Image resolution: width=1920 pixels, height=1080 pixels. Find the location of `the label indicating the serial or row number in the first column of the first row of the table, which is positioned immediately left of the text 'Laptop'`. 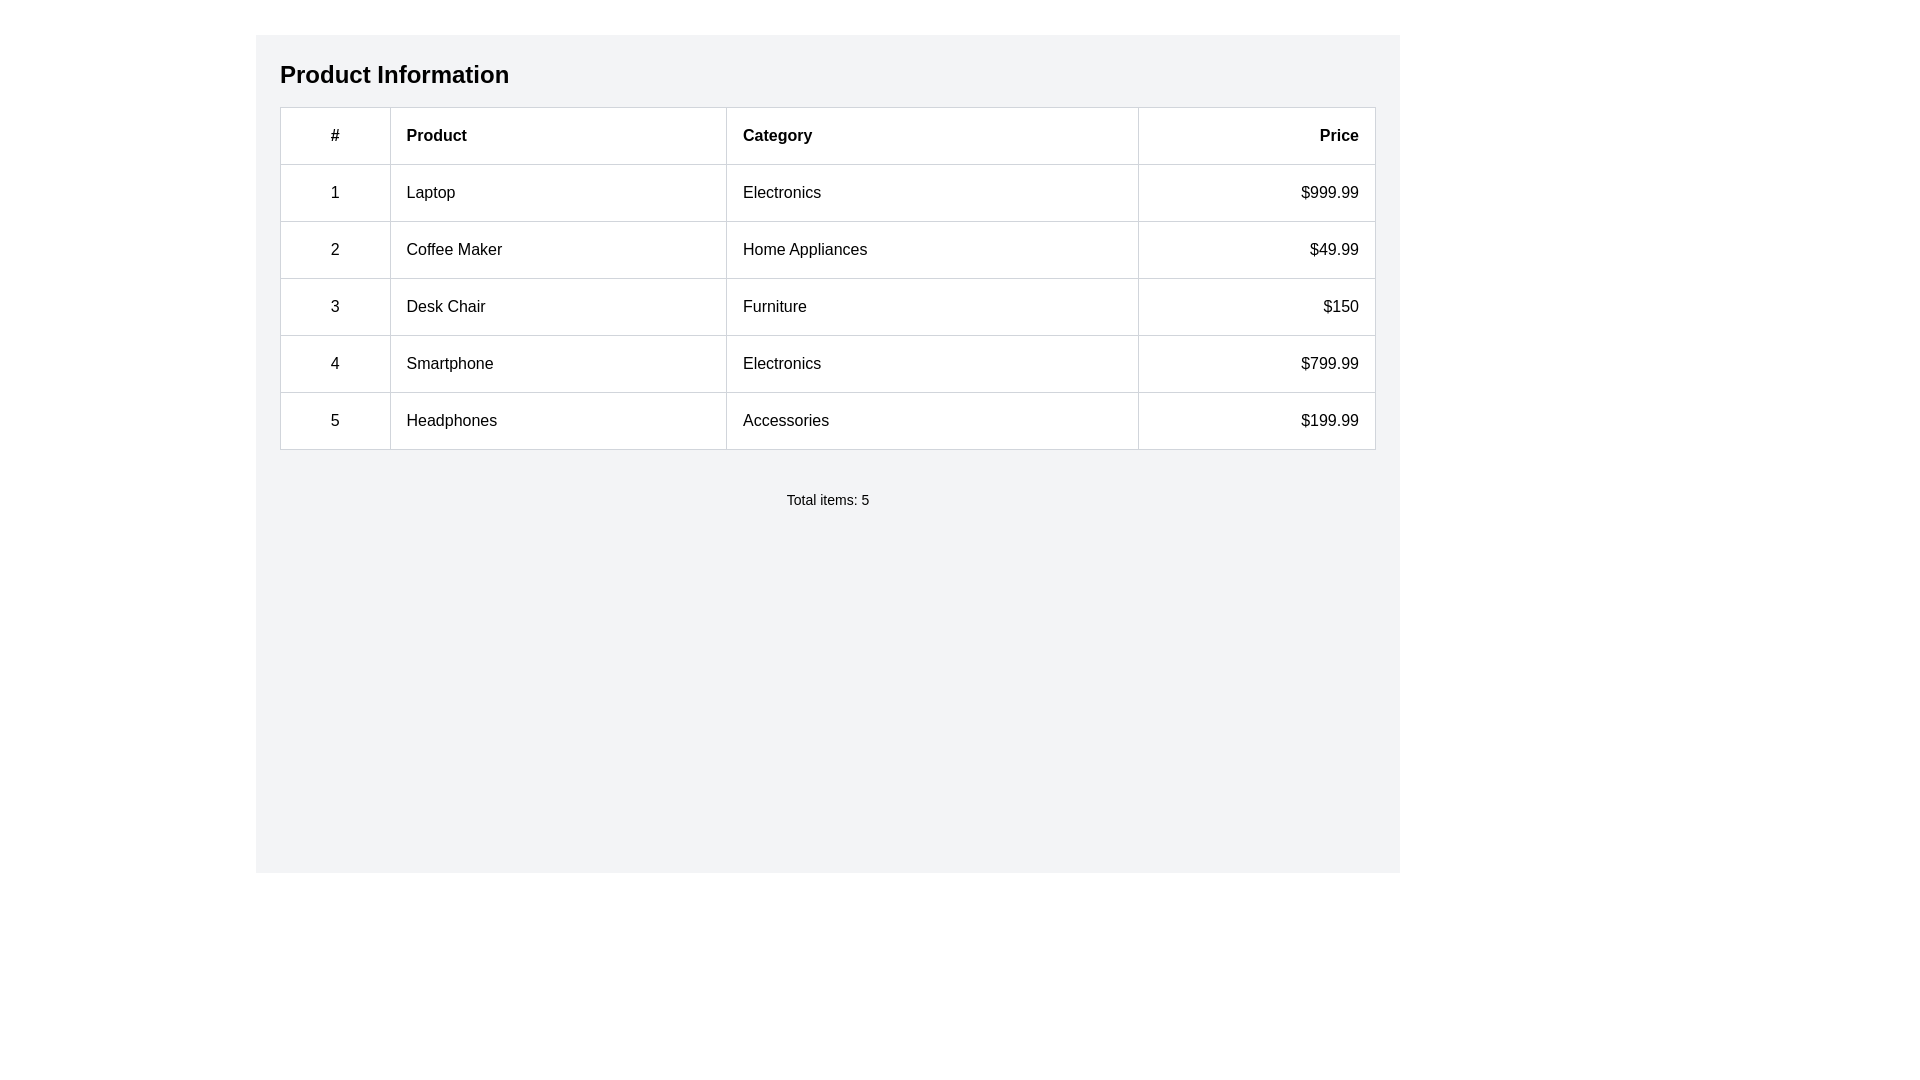

the label indicating the serial or row number in the first column of the first row of the table, which is positioned immediately left of the text 'Laptop' is located at coordinates (335, 192).